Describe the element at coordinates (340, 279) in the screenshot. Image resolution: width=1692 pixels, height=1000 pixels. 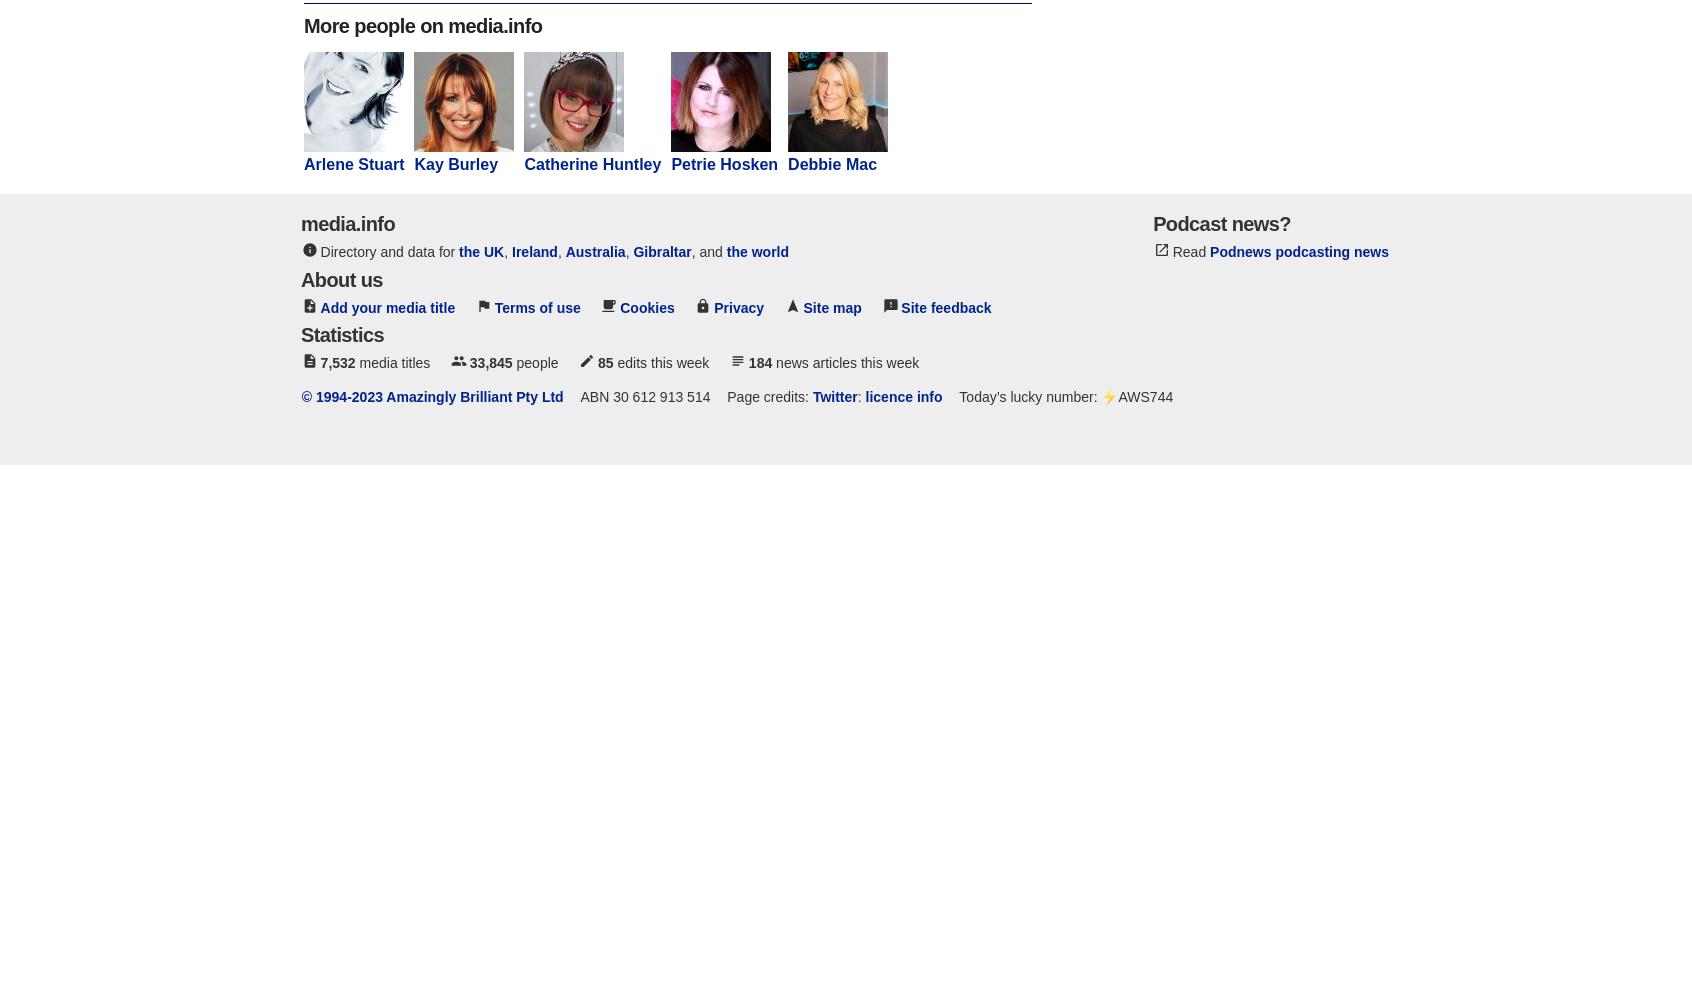
I see `'About us'` at that location.